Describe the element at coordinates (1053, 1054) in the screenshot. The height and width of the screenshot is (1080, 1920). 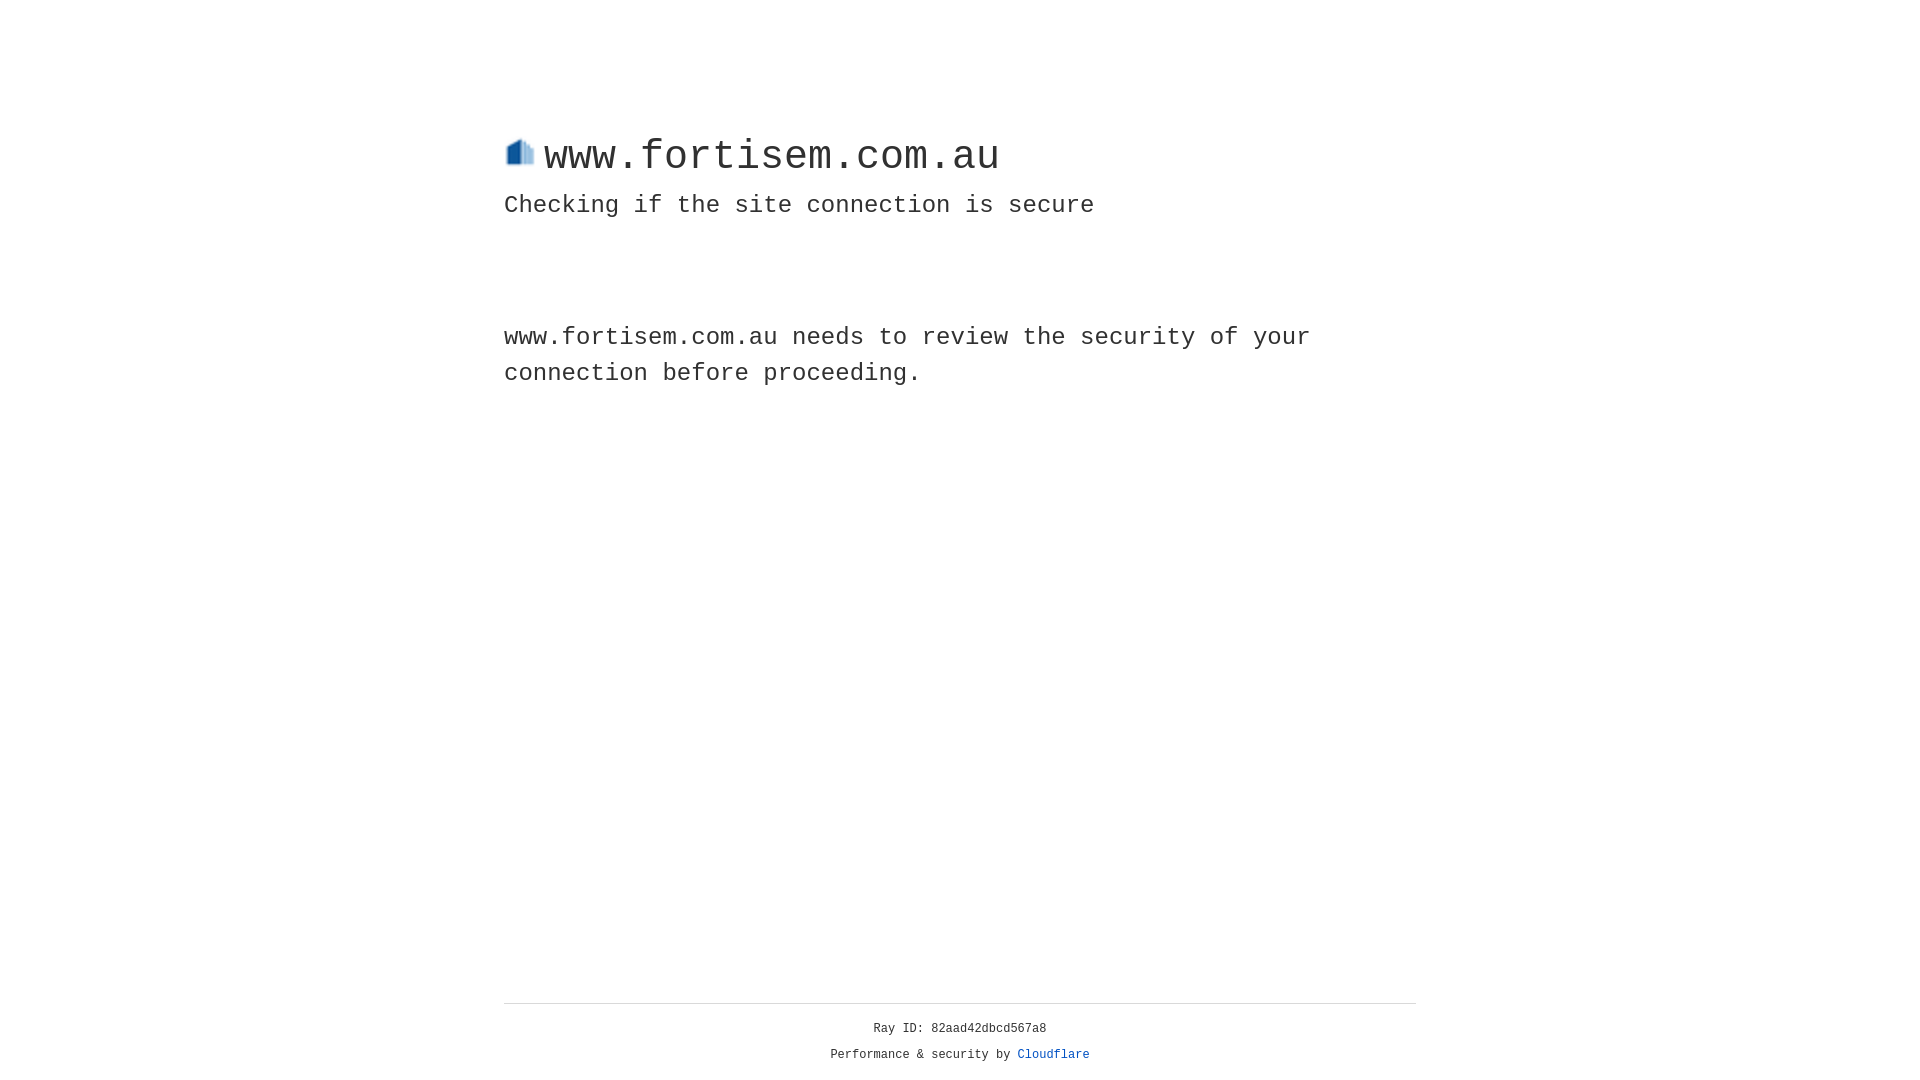
I see `'Cloudflare'` at that location.